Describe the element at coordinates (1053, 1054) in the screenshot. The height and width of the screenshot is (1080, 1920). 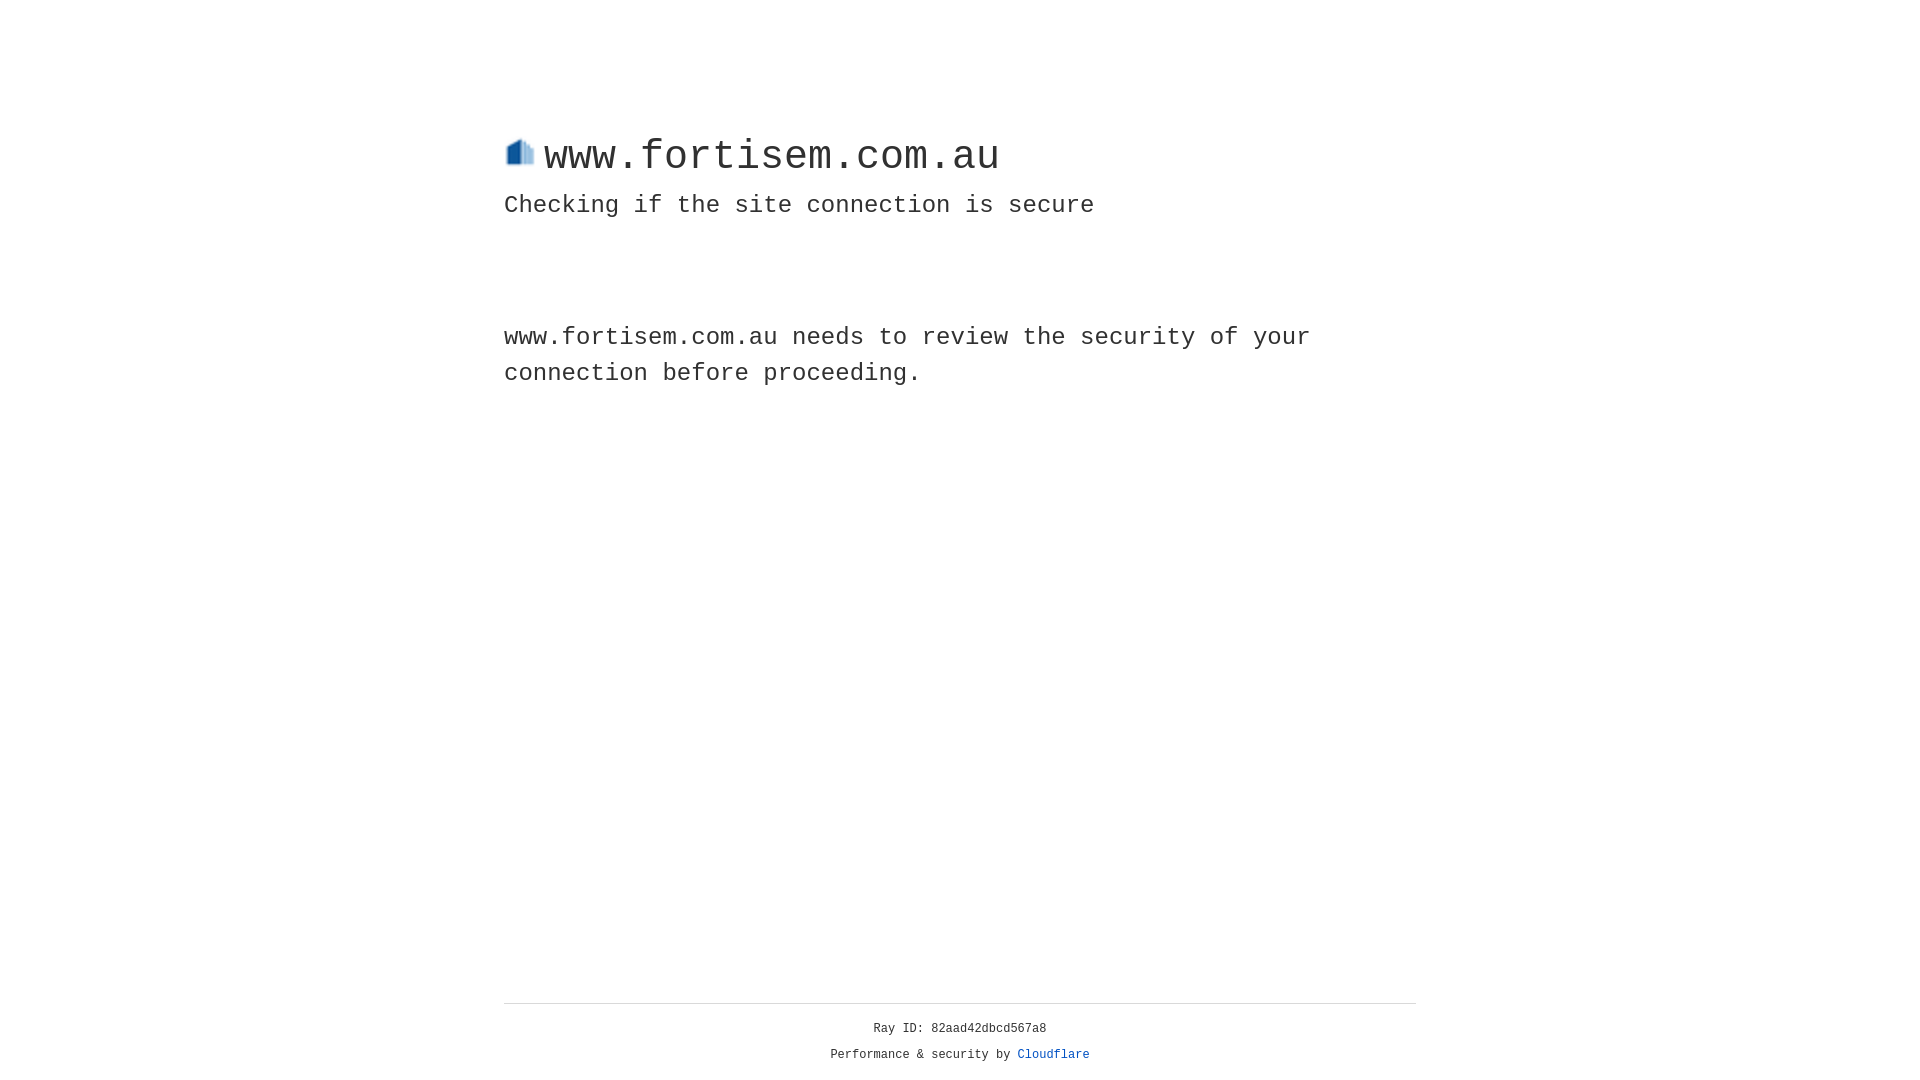
I see `'Cloudflare'` at that location.